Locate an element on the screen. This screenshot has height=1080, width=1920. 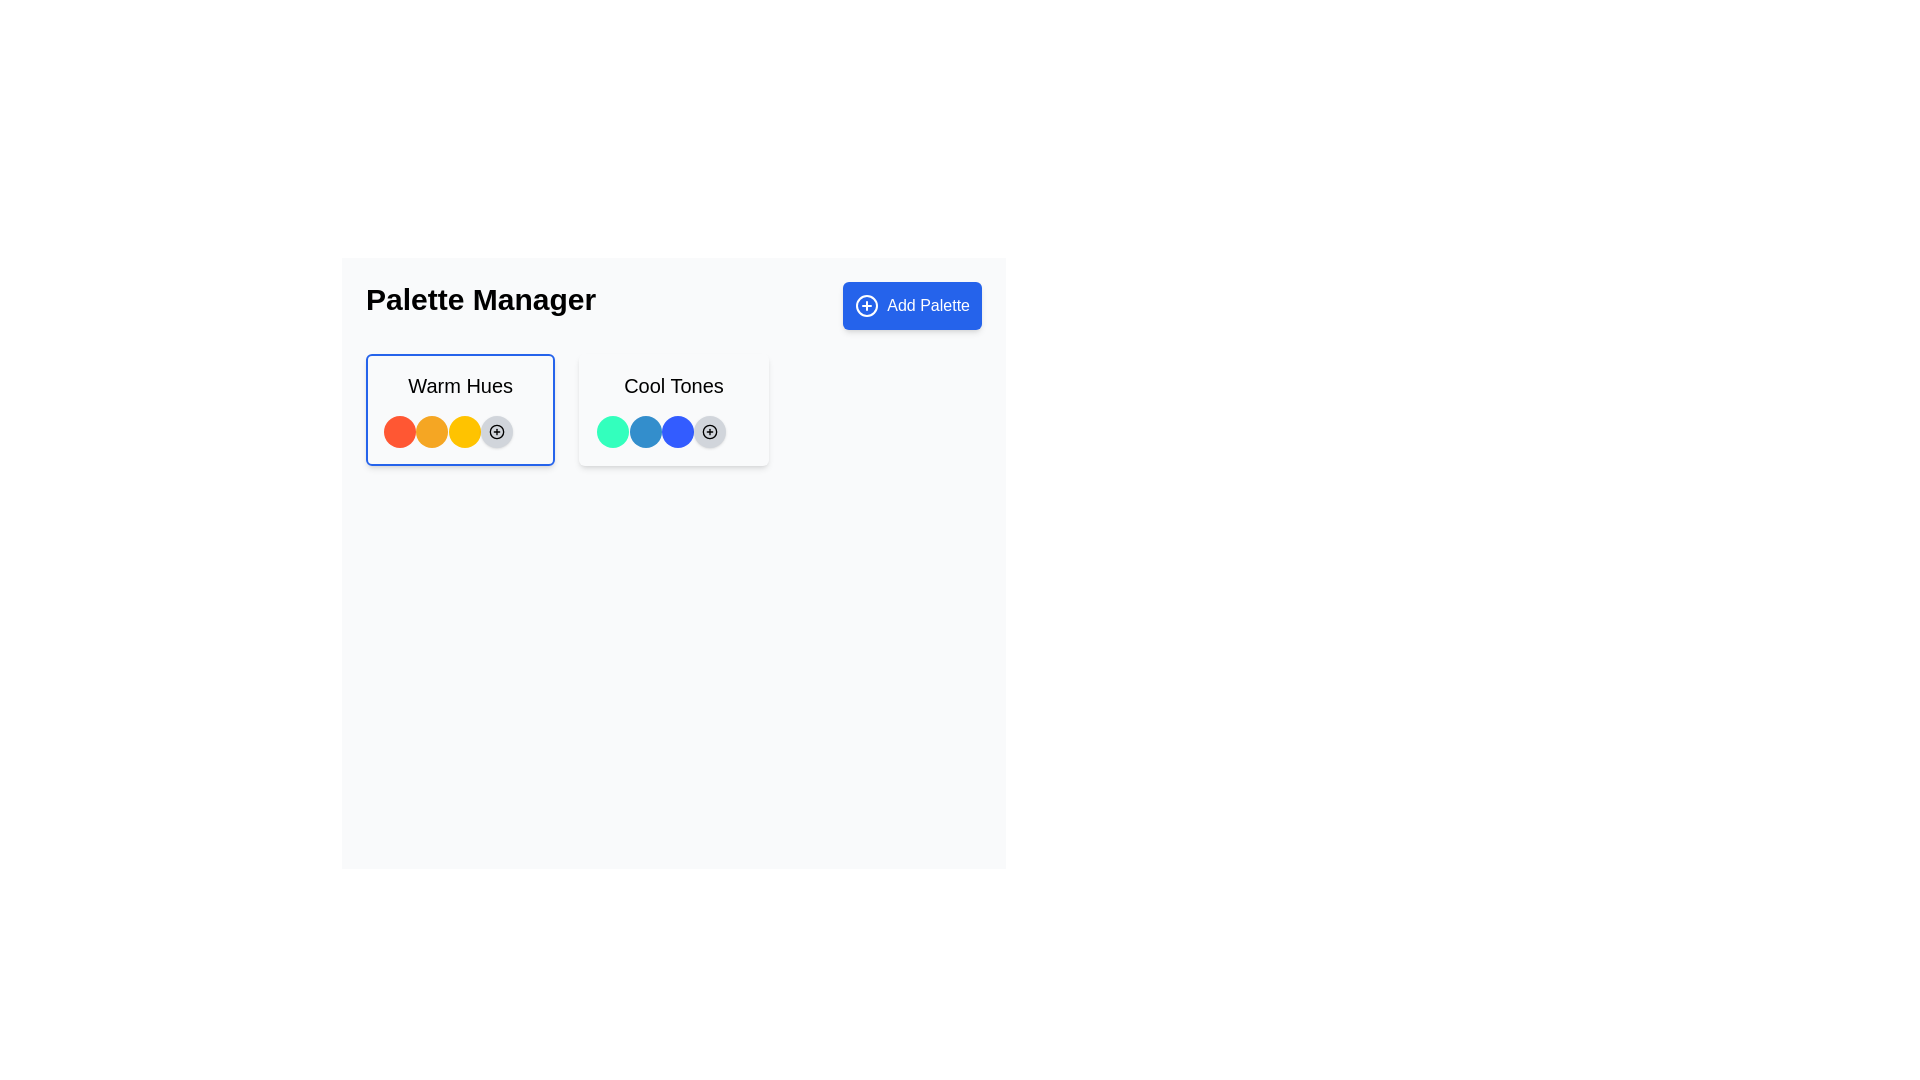
the second circular color swatch in the 'Warm Hues' palette, which is located between the first swatch (red) and the third swatch (yellow) is located at coordinates (431, 431).